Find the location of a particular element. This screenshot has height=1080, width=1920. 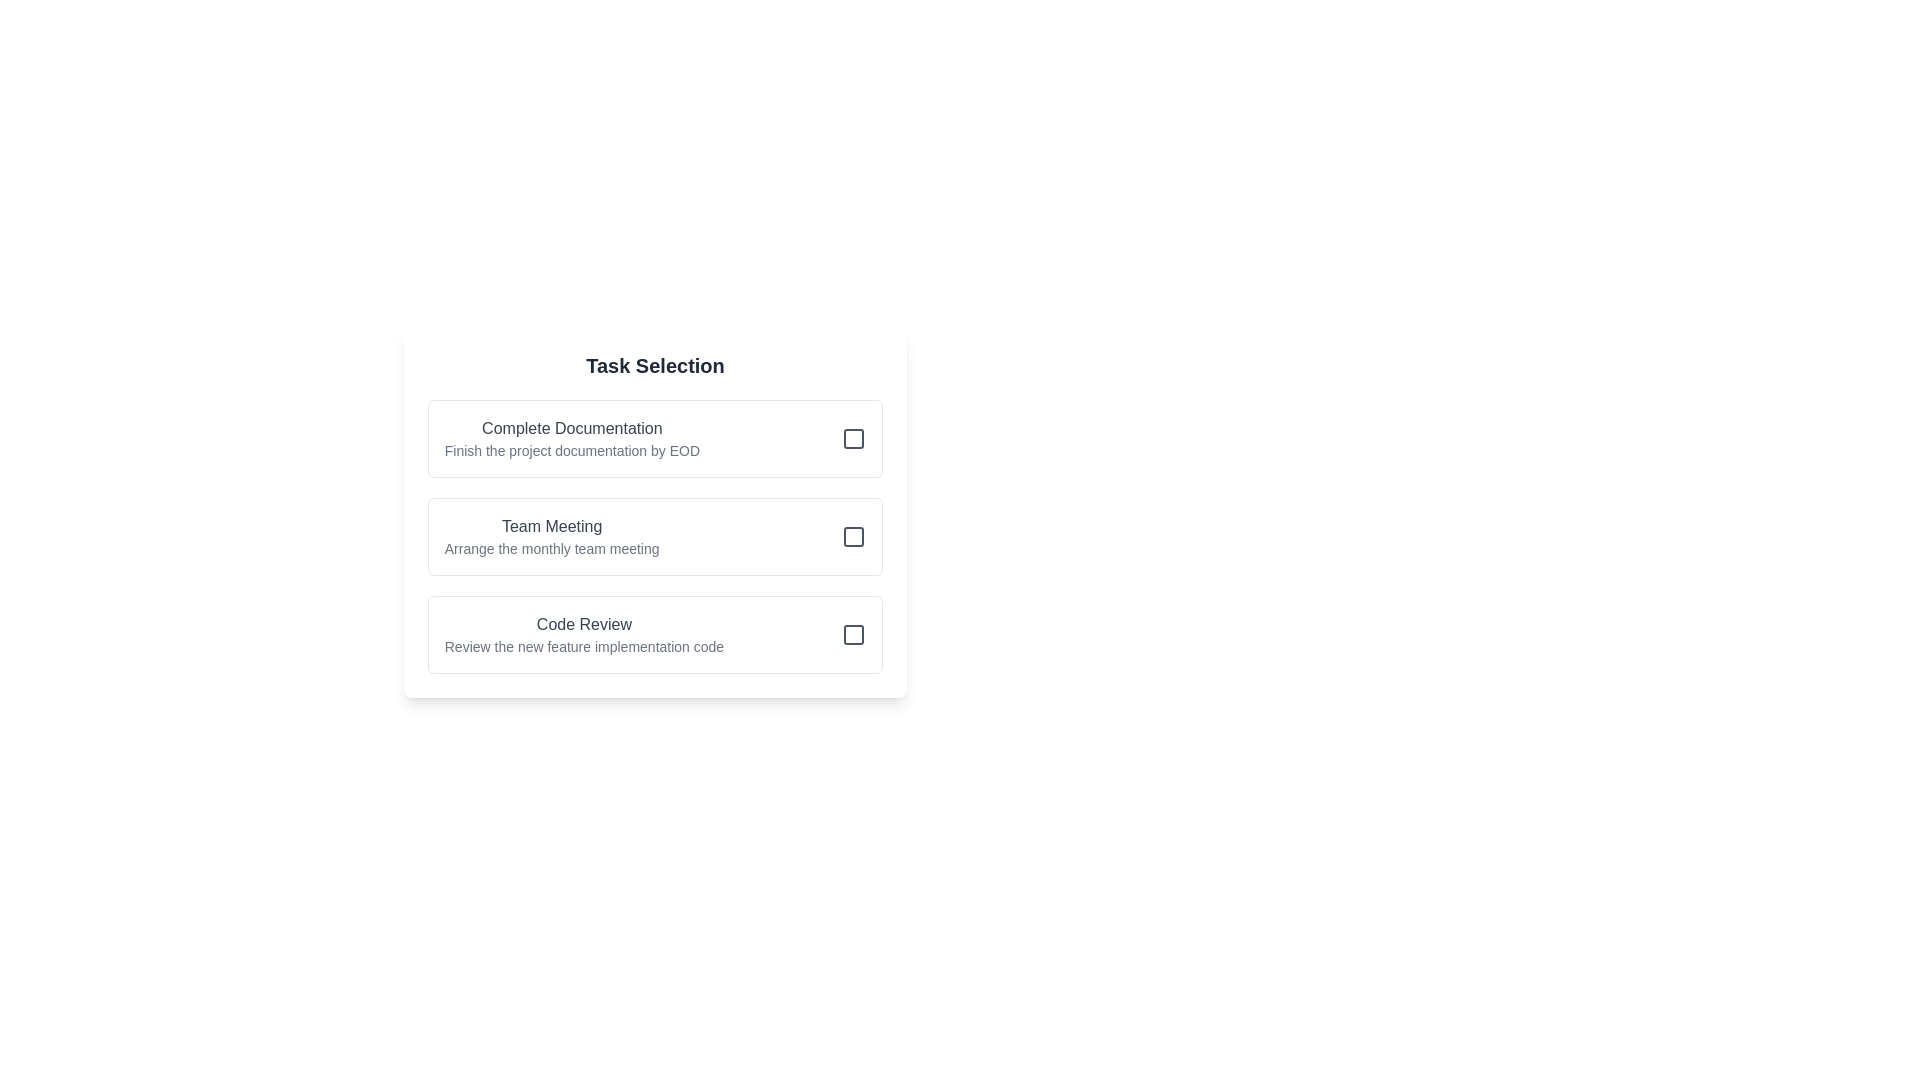

the text label that reads 'Review the new feature implementation code', which is styled with smaller, gray-colored font and is located below the 'Code Review' heading is located at coordinates (583, 647).